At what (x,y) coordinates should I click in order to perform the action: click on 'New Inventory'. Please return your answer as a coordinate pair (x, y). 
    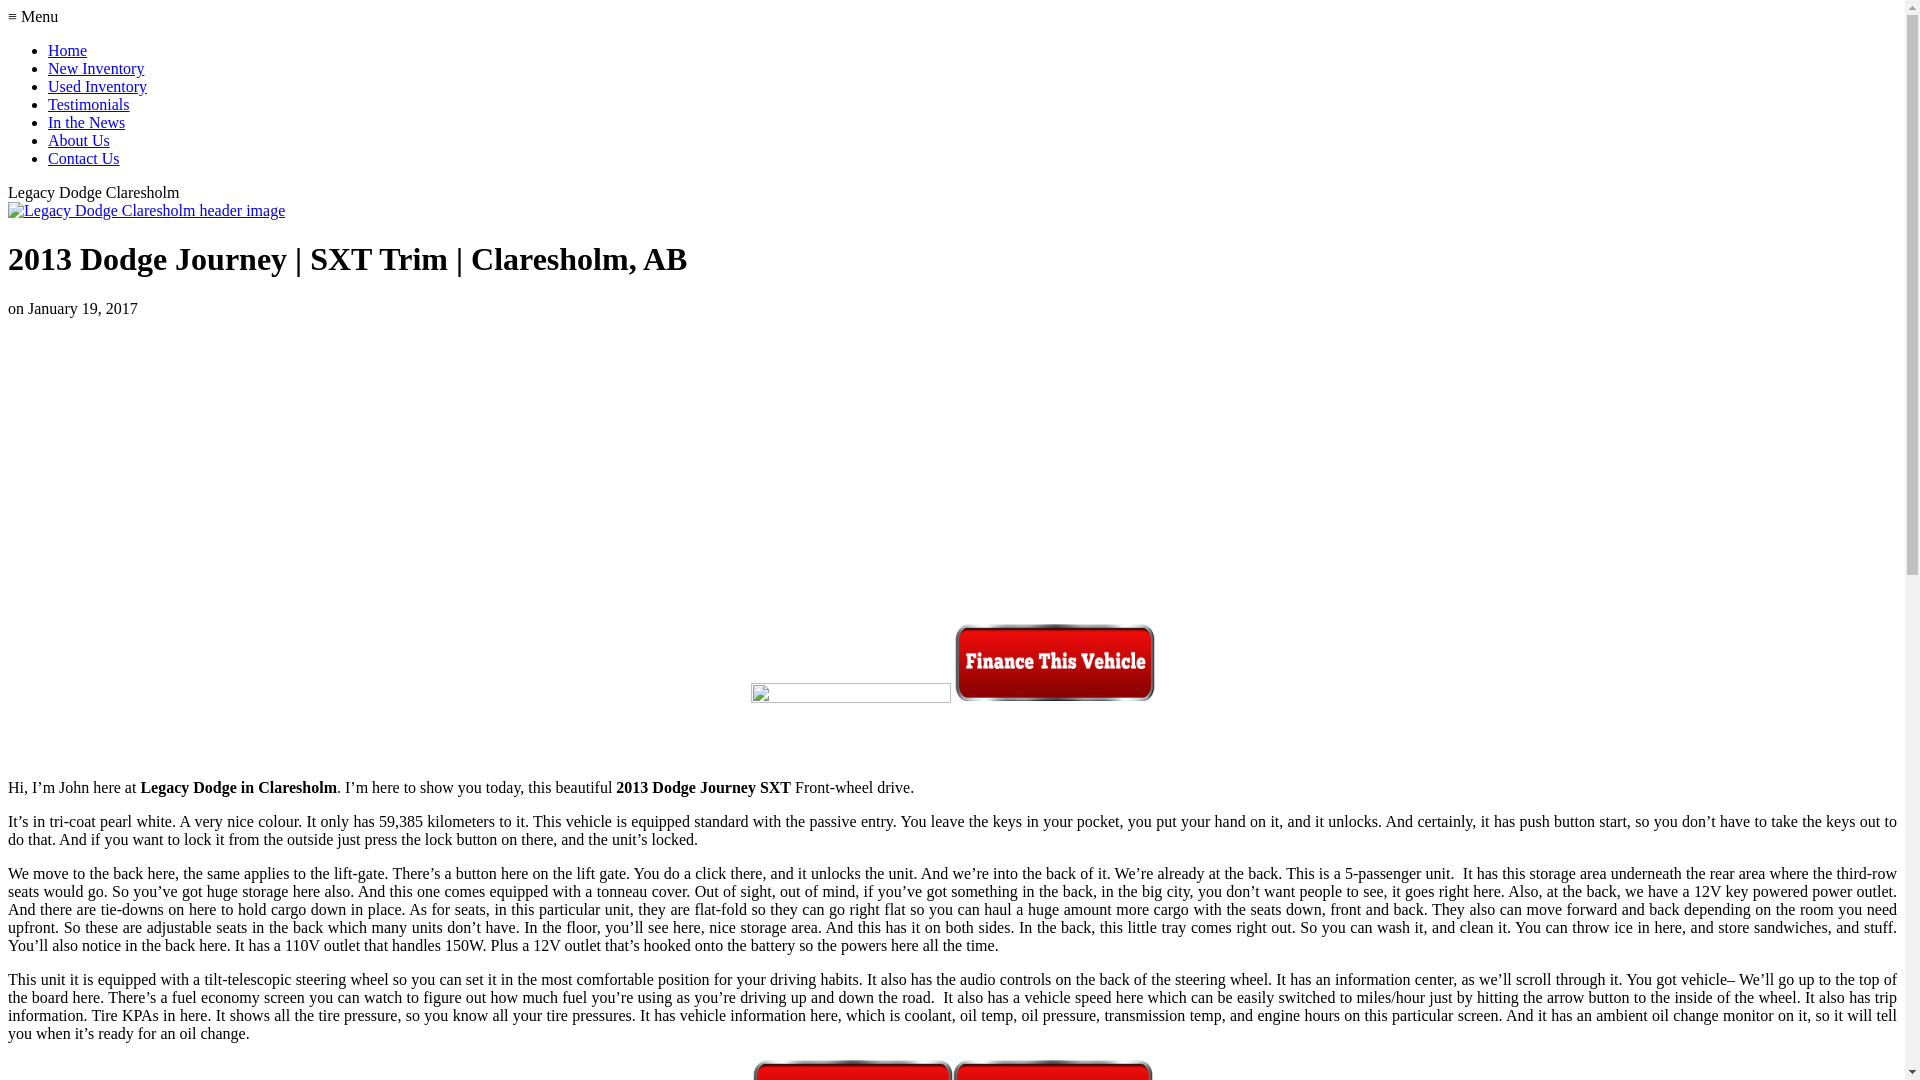
    Looking at the image, I should click on (95, 67).